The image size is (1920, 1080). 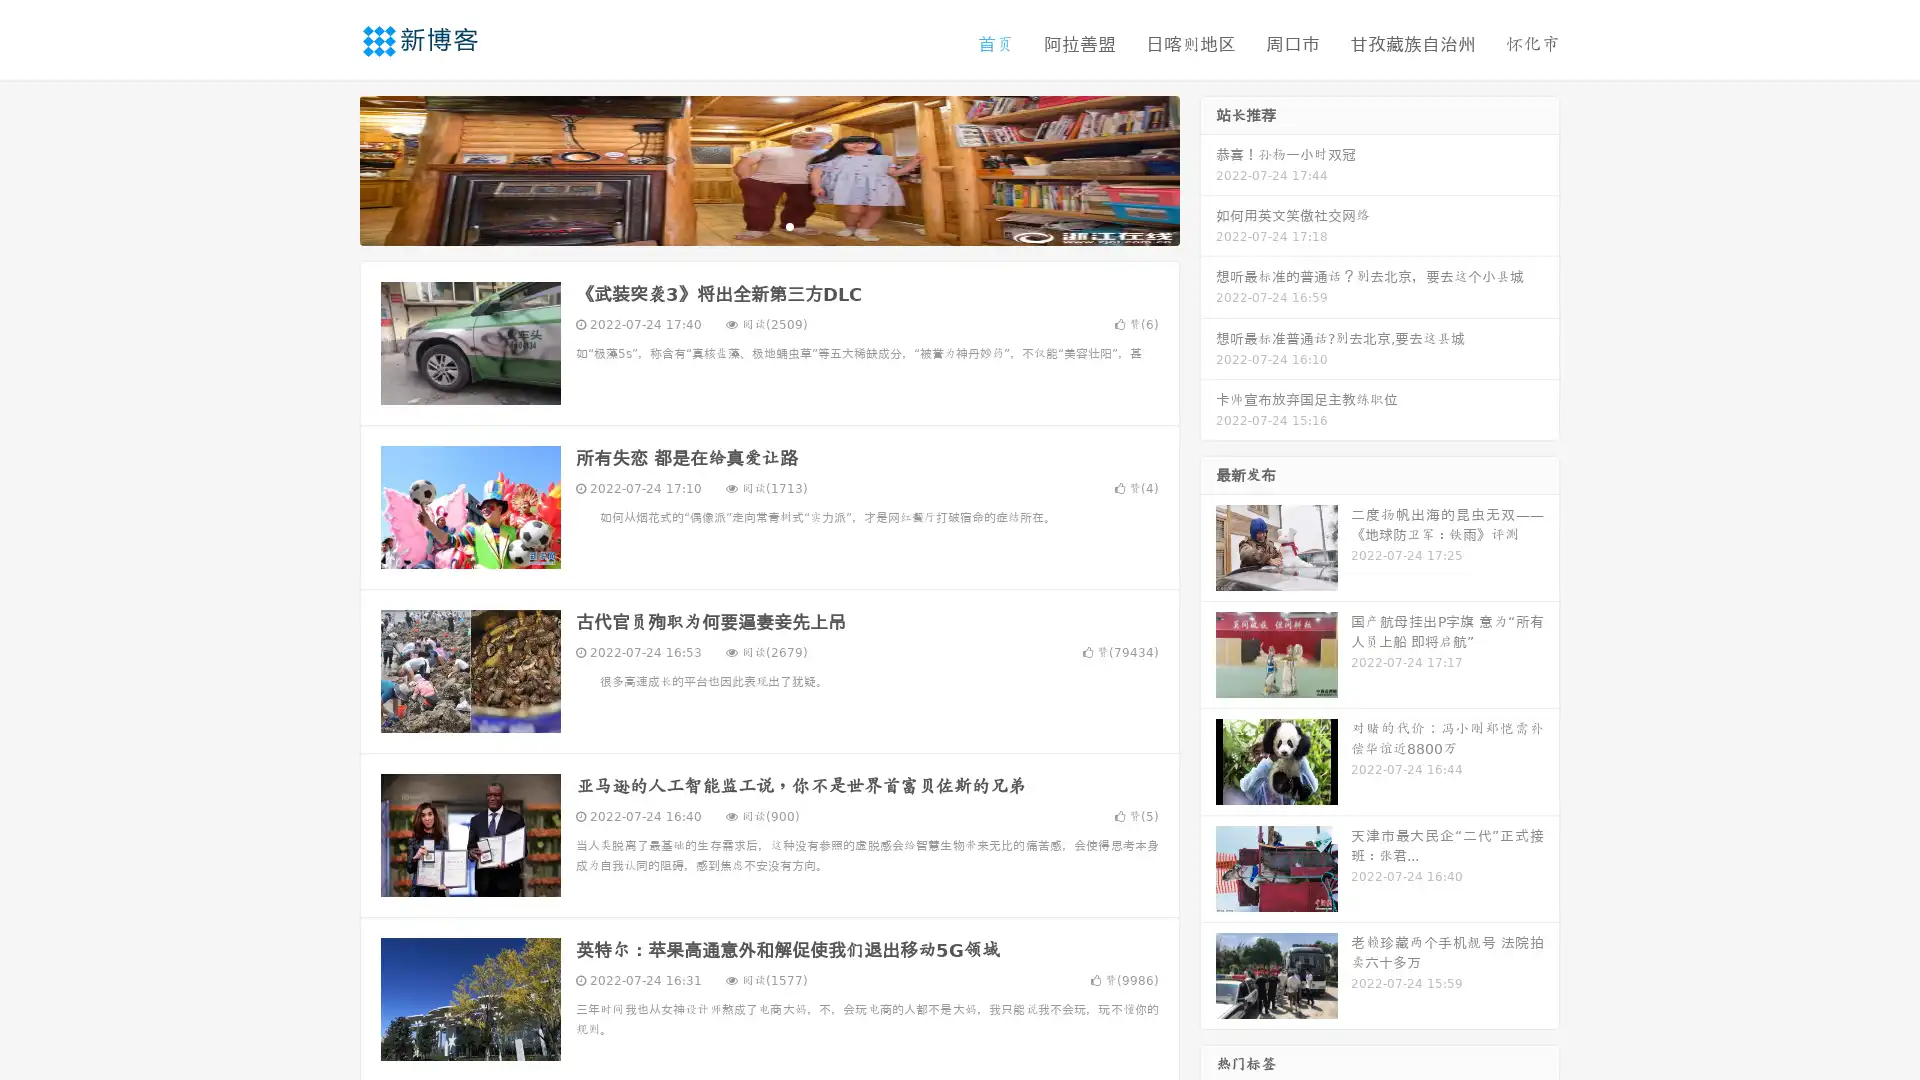 I want to click on Previous slide, so click(x=330, y=168).